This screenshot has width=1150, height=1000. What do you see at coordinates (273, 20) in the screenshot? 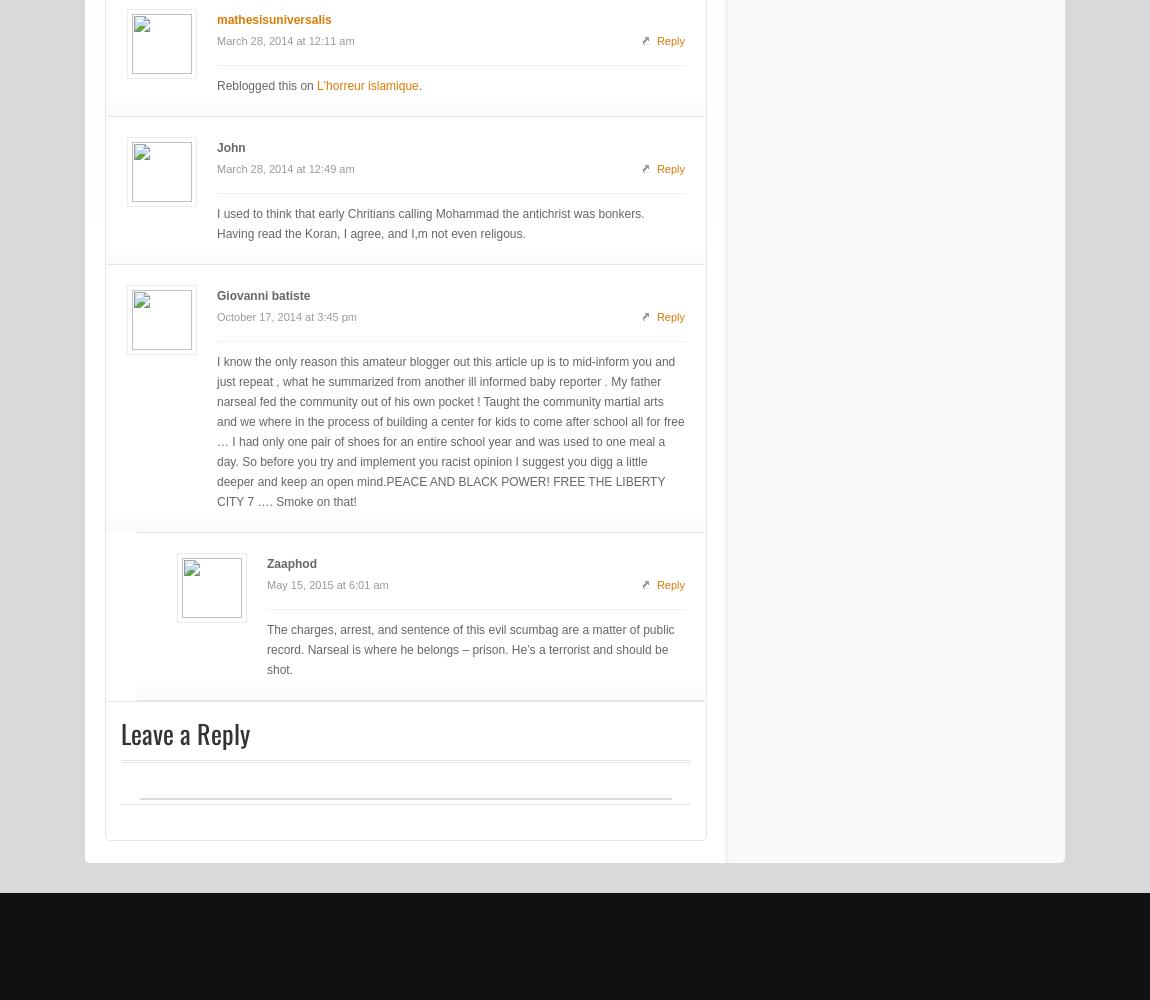
I see `'mathesisuniversalis'` at bounding box center [273, 20].